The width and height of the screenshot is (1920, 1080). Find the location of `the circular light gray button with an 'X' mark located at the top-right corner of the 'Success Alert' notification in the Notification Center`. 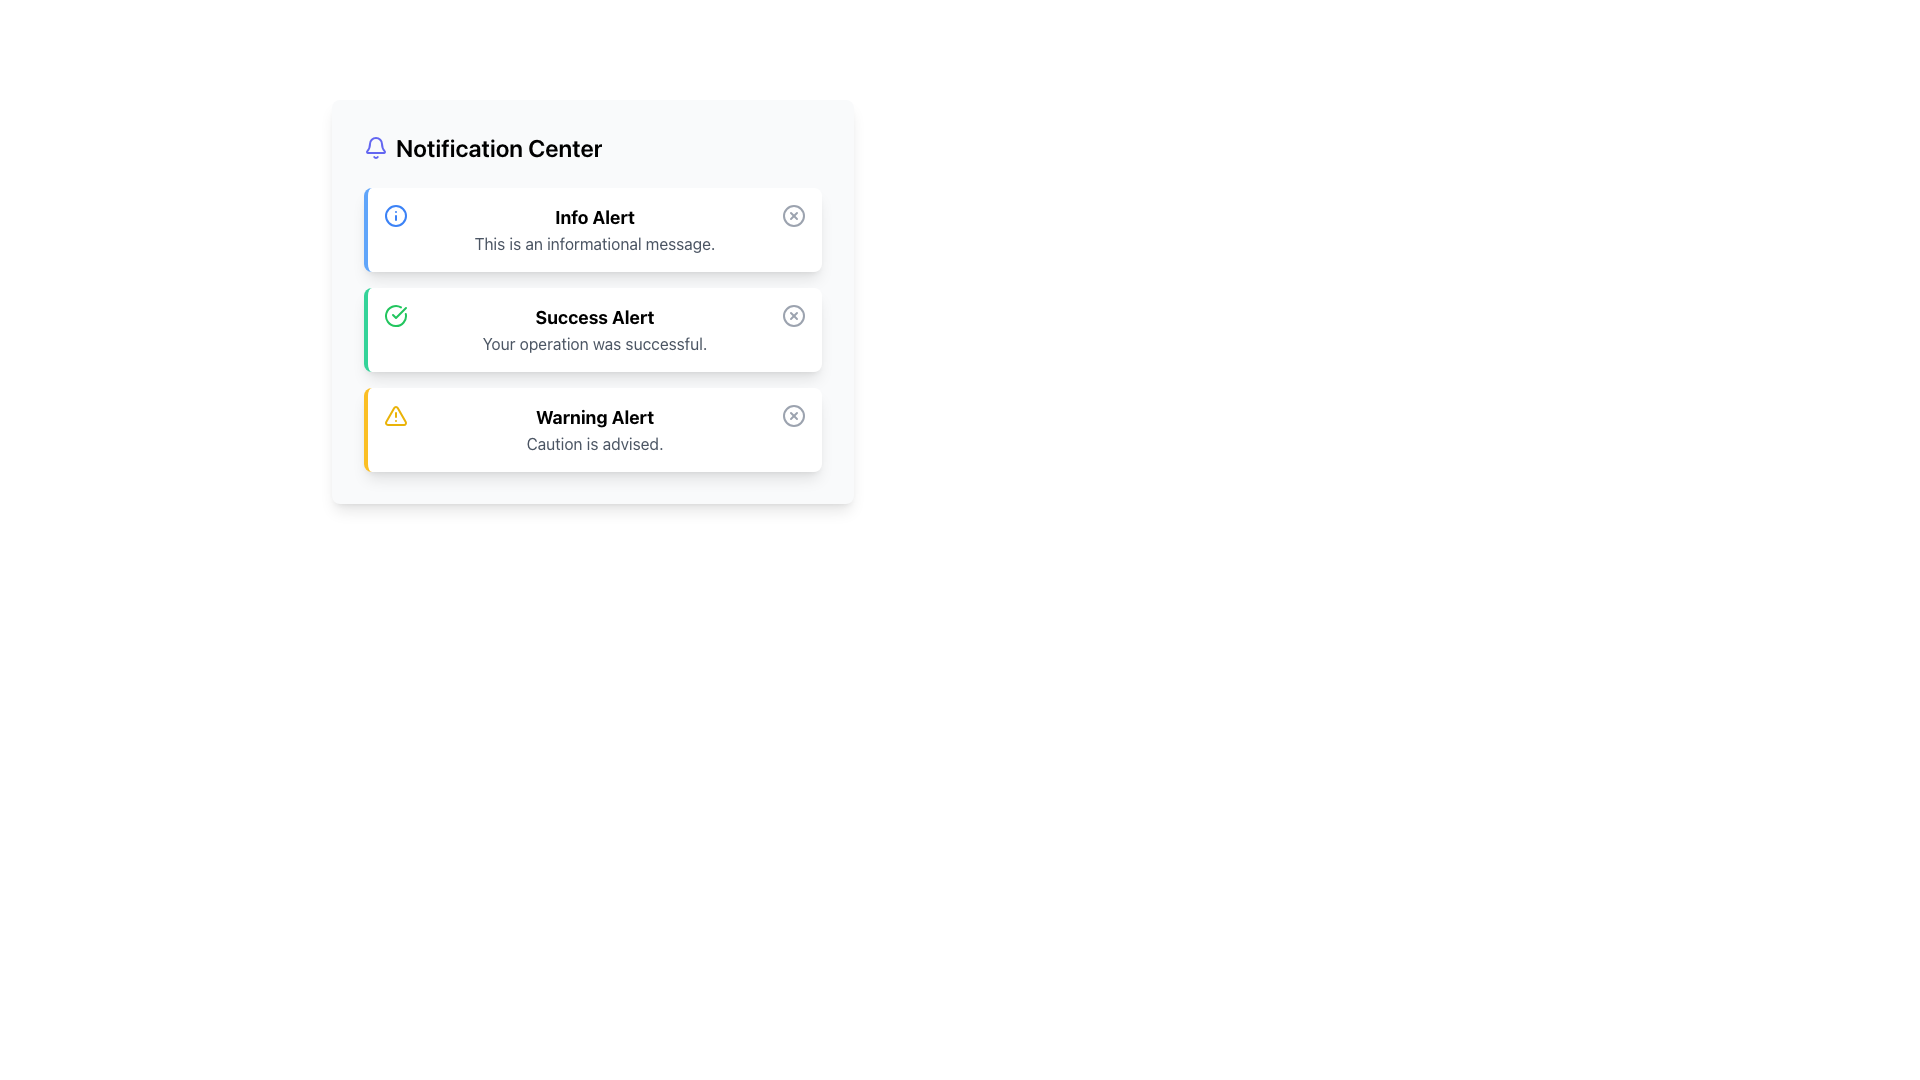

the circular light gray button with an 'X' mark located at the top-right corner of the 'Success Alert' notification in the Notification Center is located at coordinates (792, 315).